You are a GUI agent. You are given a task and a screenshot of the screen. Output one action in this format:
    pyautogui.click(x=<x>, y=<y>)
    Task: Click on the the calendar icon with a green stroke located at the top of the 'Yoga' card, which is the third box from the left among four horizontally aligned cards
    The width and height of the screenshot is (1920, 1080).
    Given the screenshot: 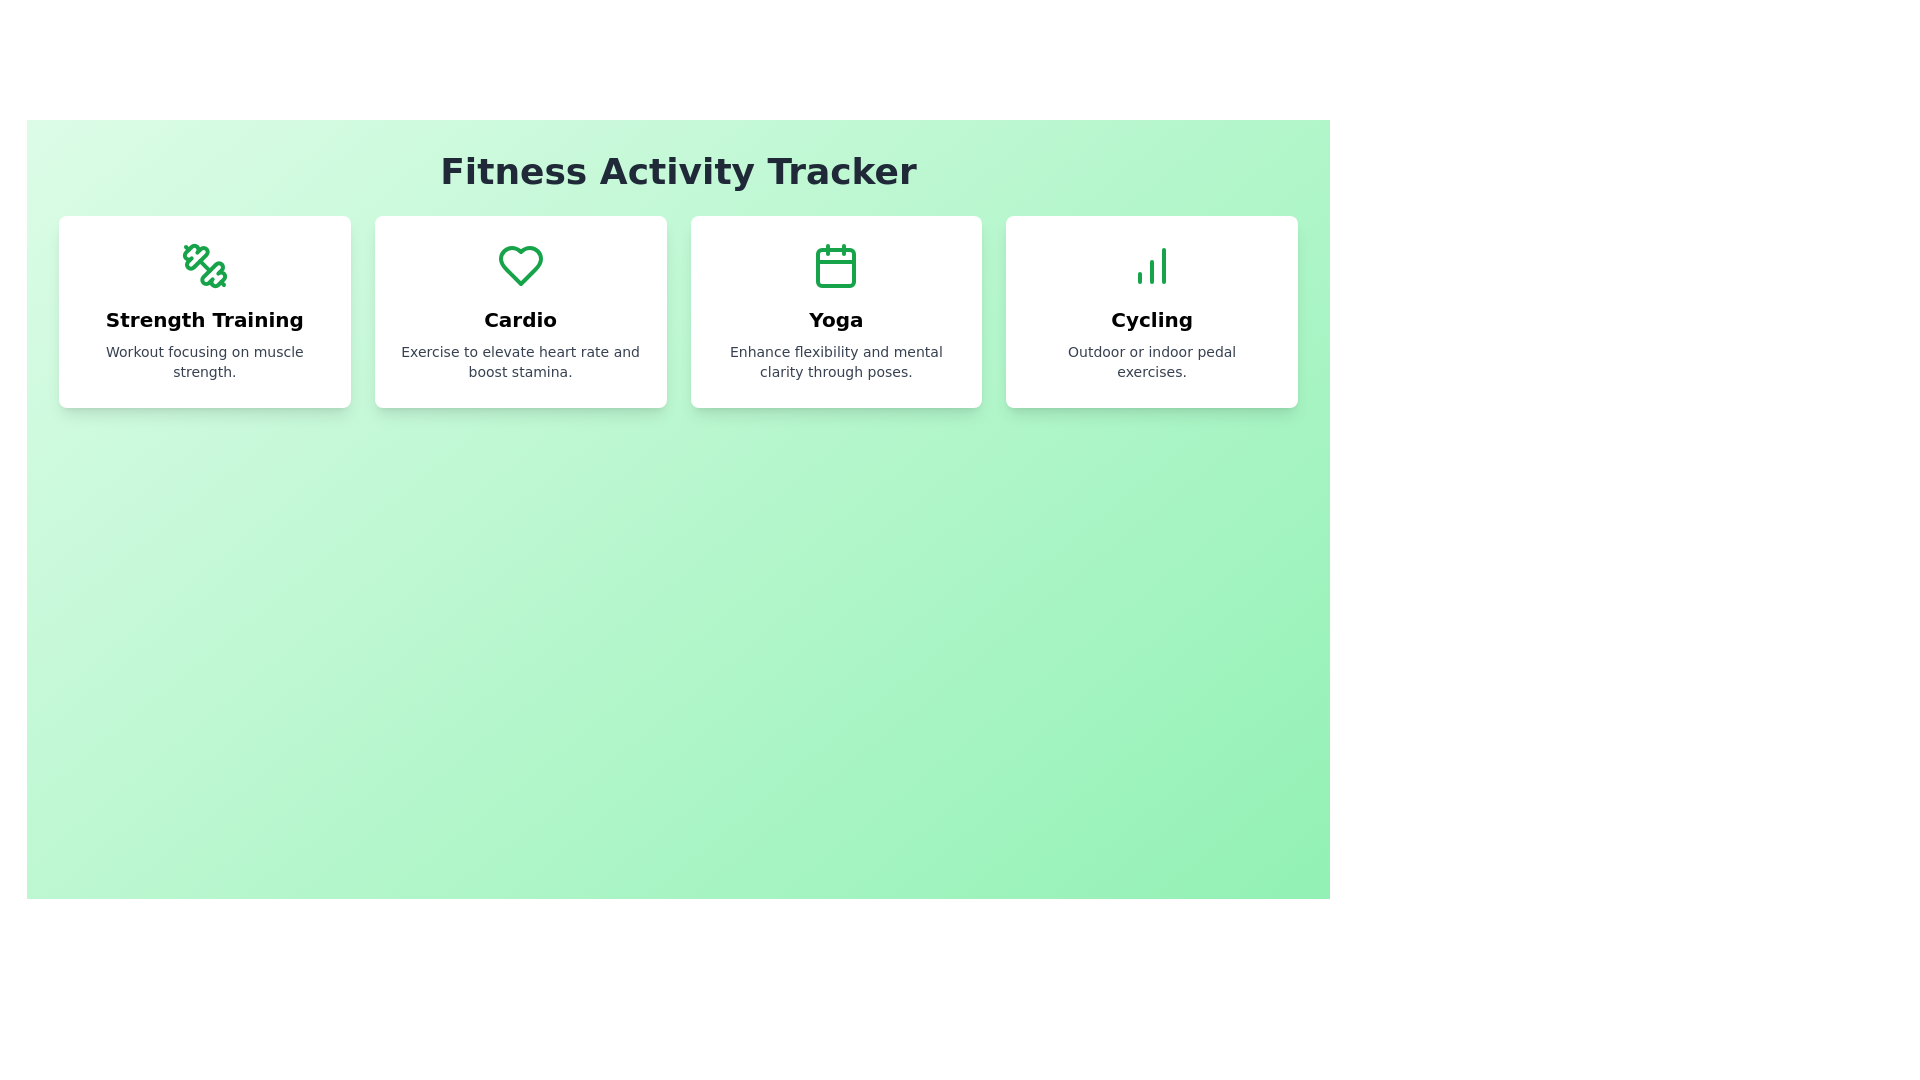 What is the action you would take?
    pyautogui.click(x=836, y=265)
    